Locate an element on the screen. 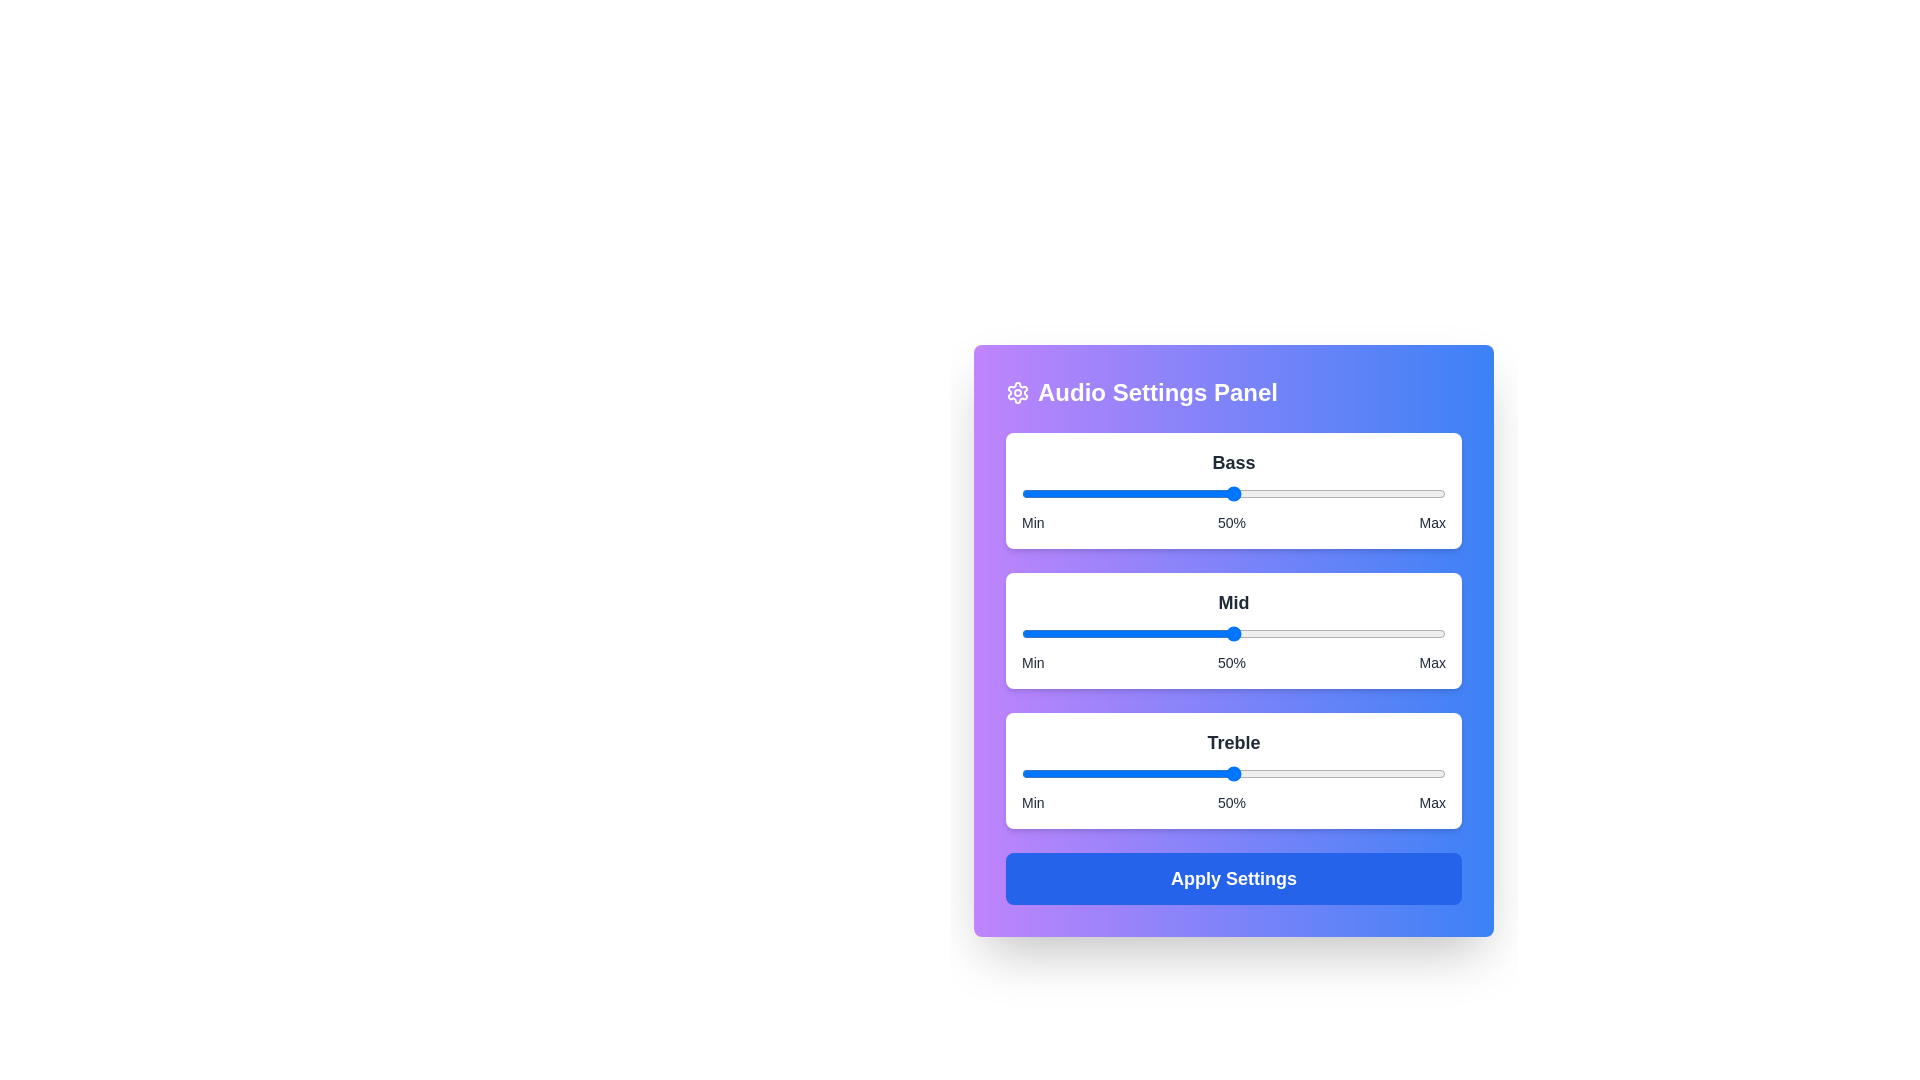 Image resolution: width=1920 pixels, height=1080 pixels. slider is located at coordinates (1216, 633).